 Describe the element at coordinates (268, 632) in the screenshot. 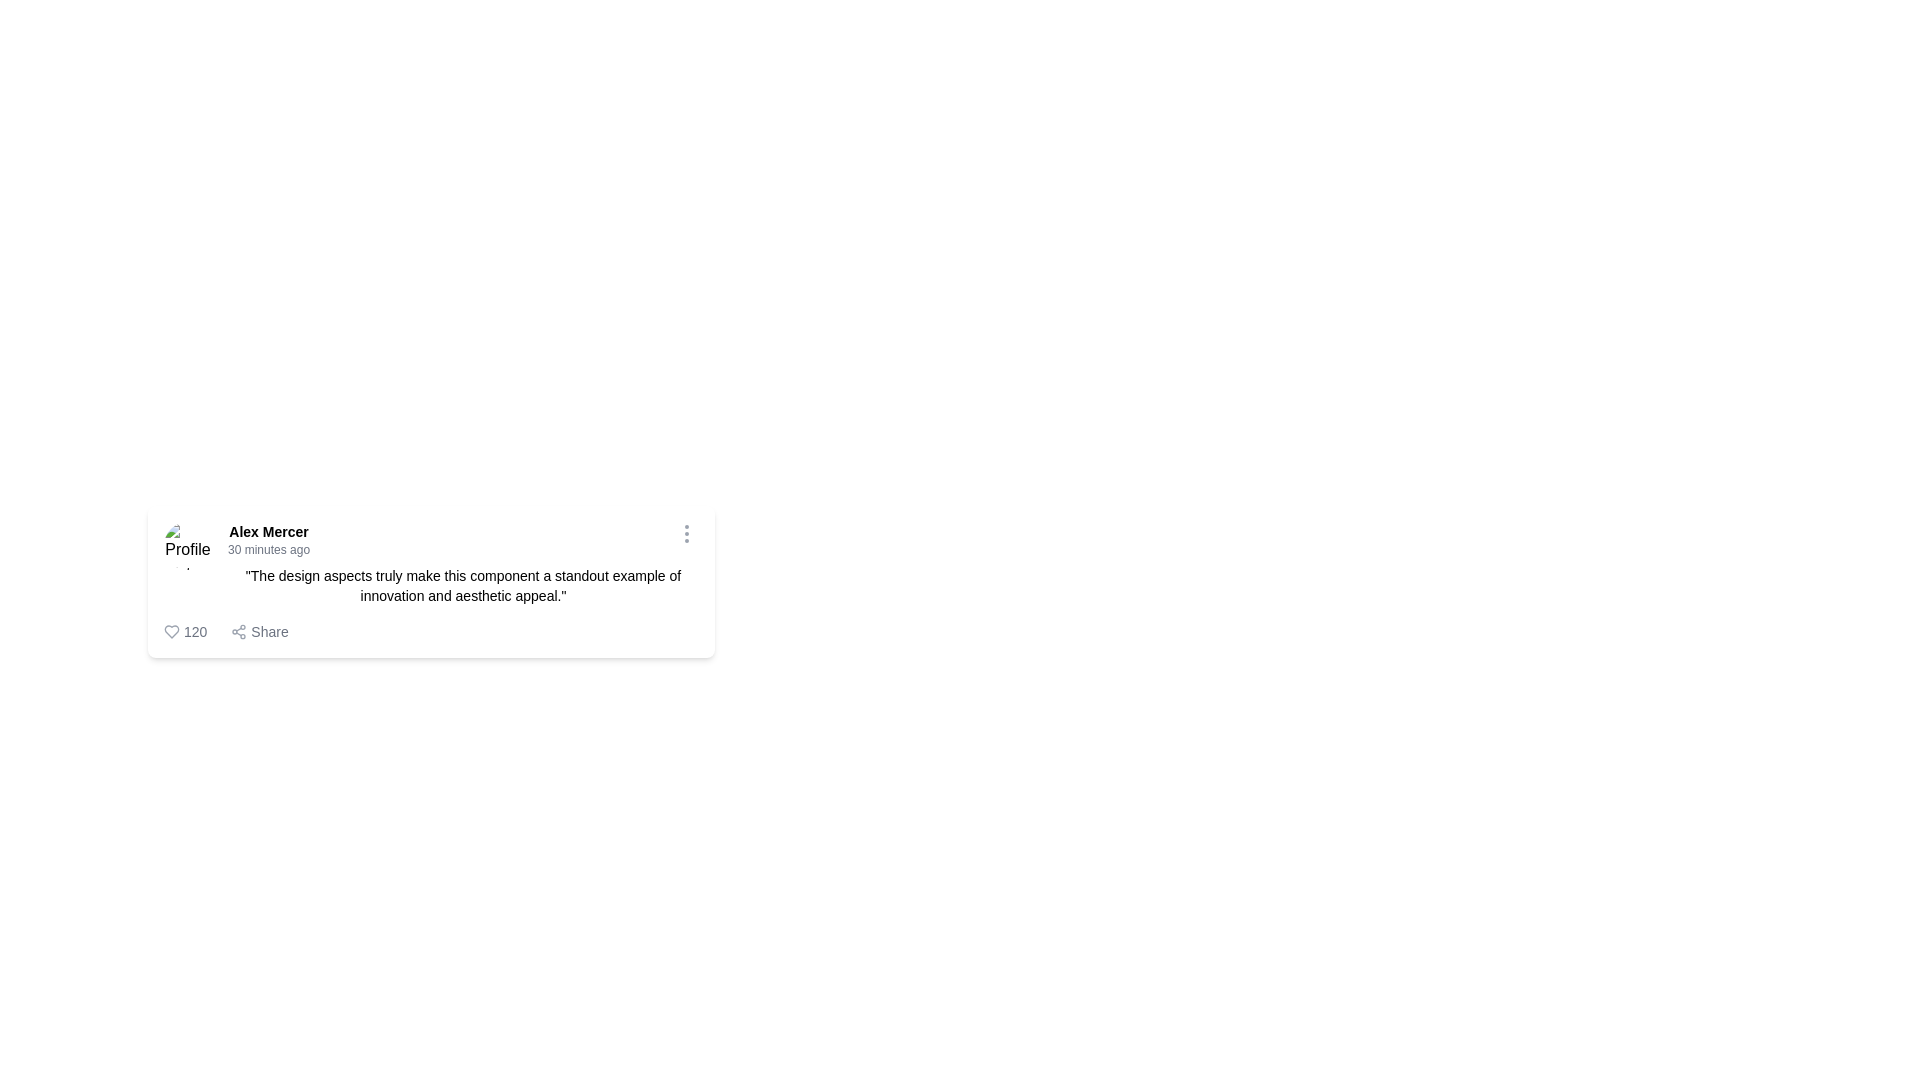

I see `the 'Share' text label, which is styled in medium-gray sans-serif font and positioned next to a share icon` at that location.